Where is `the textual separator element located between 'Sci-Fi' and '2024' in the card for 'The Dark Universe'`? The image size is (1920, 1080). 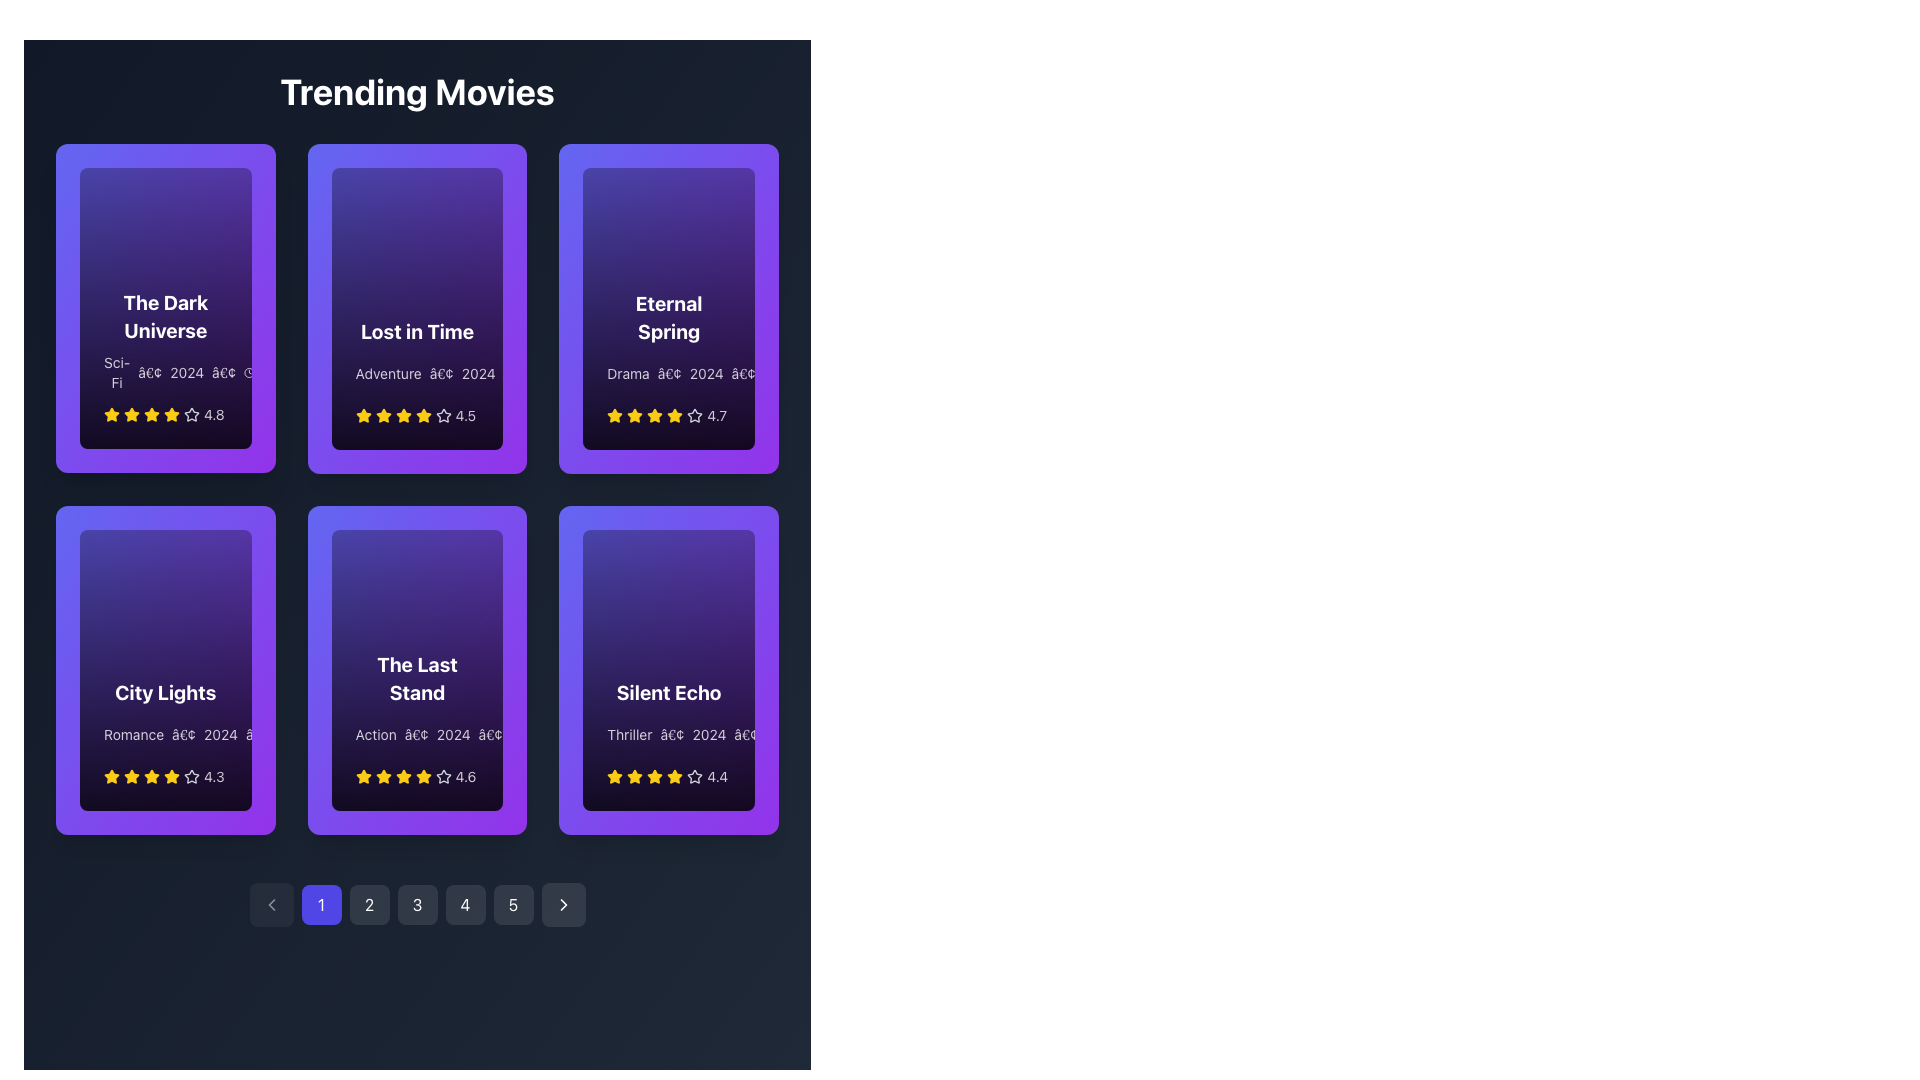 the textual separator element located between 'Sci-Fi' and '2024' in the card for 'The Dark Universe' is located at coordinates (149, 373).